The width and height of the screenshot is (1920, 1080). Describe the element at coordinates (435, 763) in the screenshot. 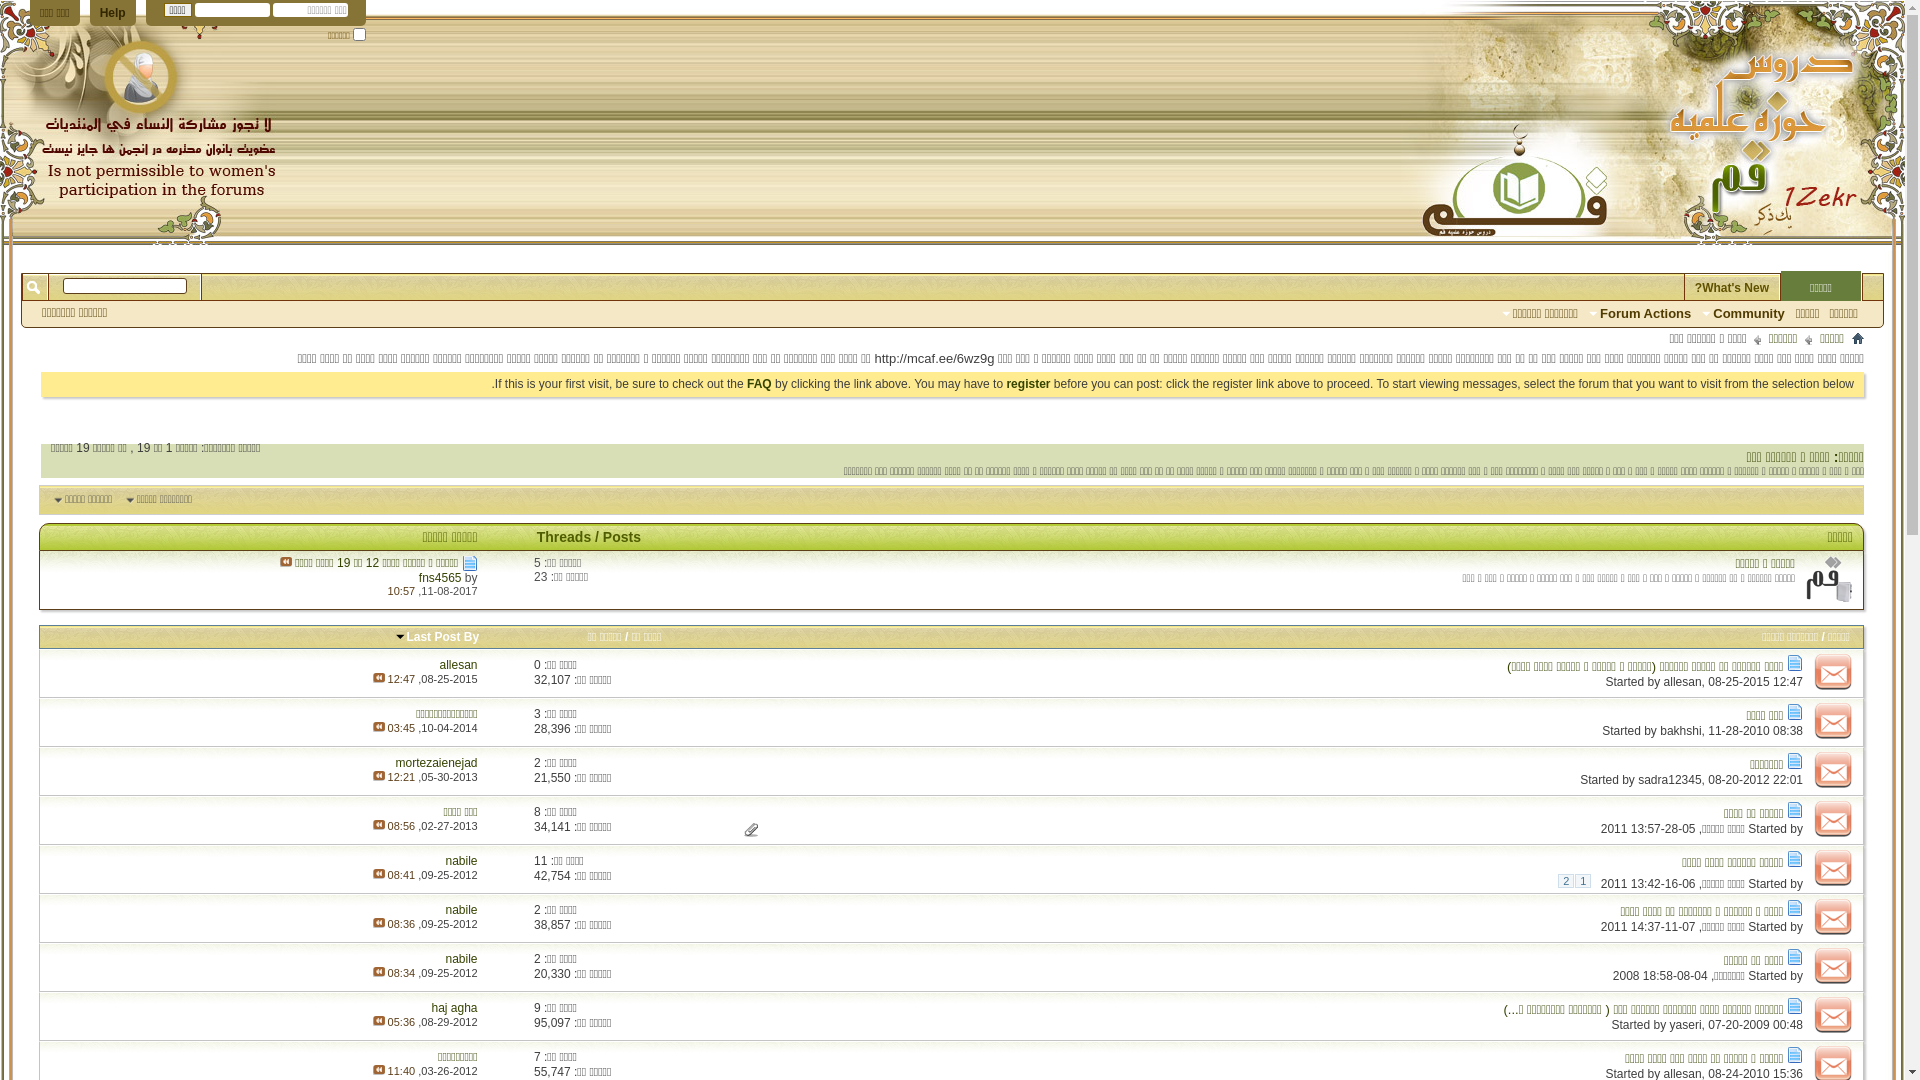

I see `'mortezaienejad'` at that location.